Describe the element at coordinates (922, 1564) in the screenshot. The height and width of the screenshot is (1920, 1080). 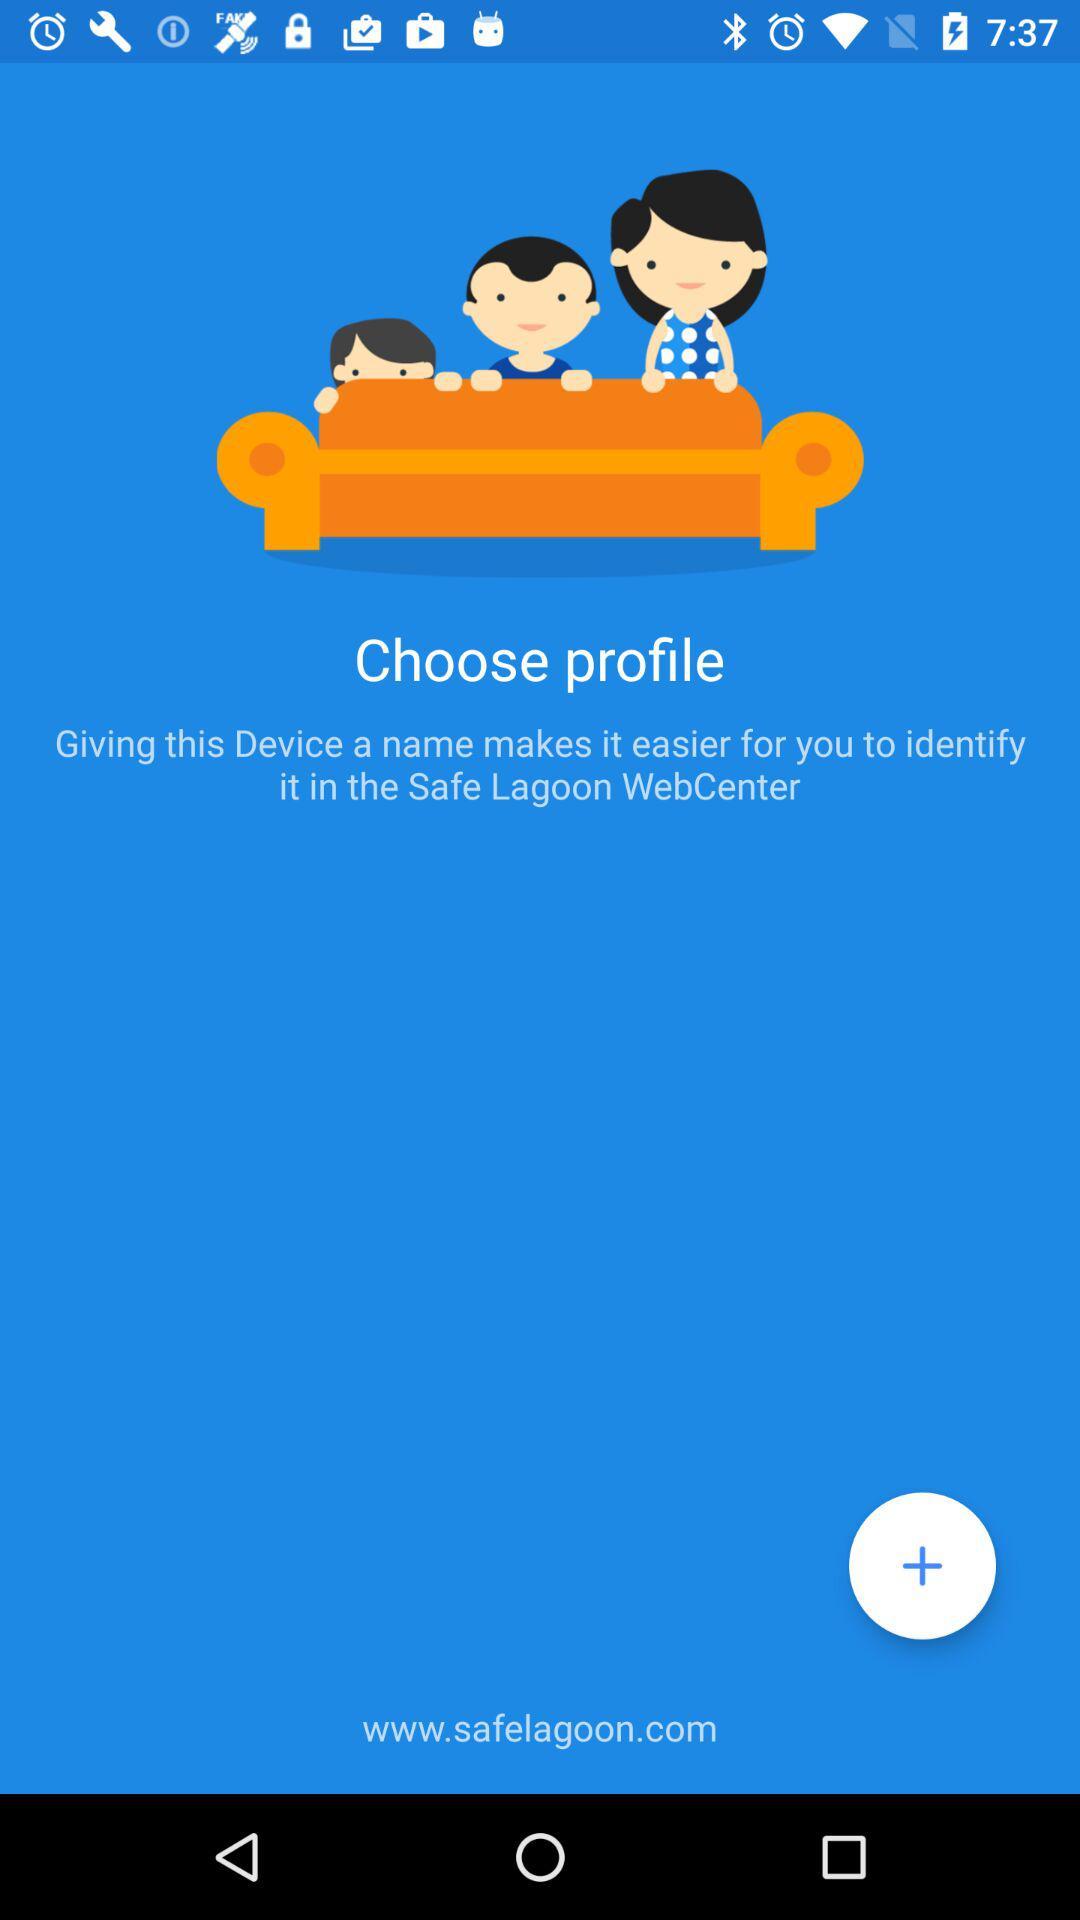
I see `item at the bottom right corner` at that location.